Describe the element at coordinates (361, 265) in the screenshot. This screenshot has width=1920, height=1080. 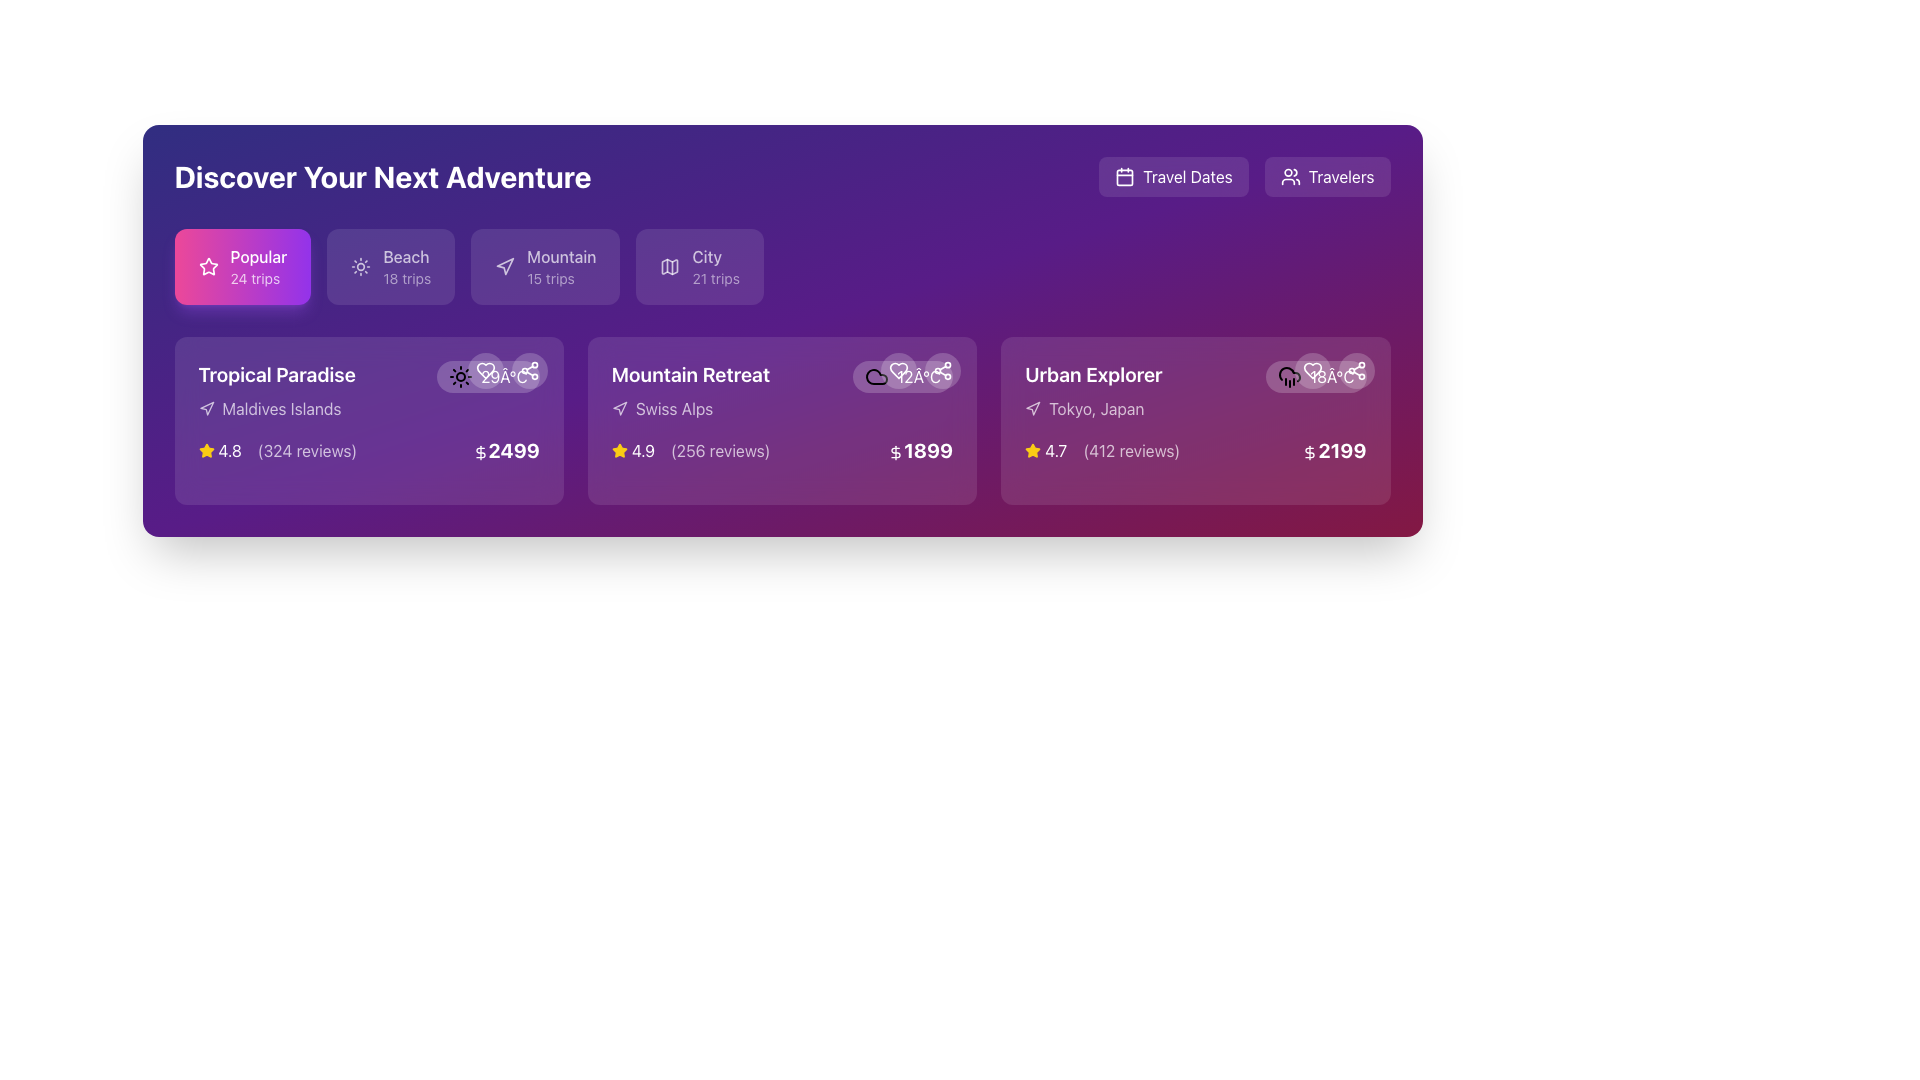
I see `the Beach icon located in the top section of the Beach card, which is positioned to the left of the text '18 trips' and above the word 'Beach'` at that location.